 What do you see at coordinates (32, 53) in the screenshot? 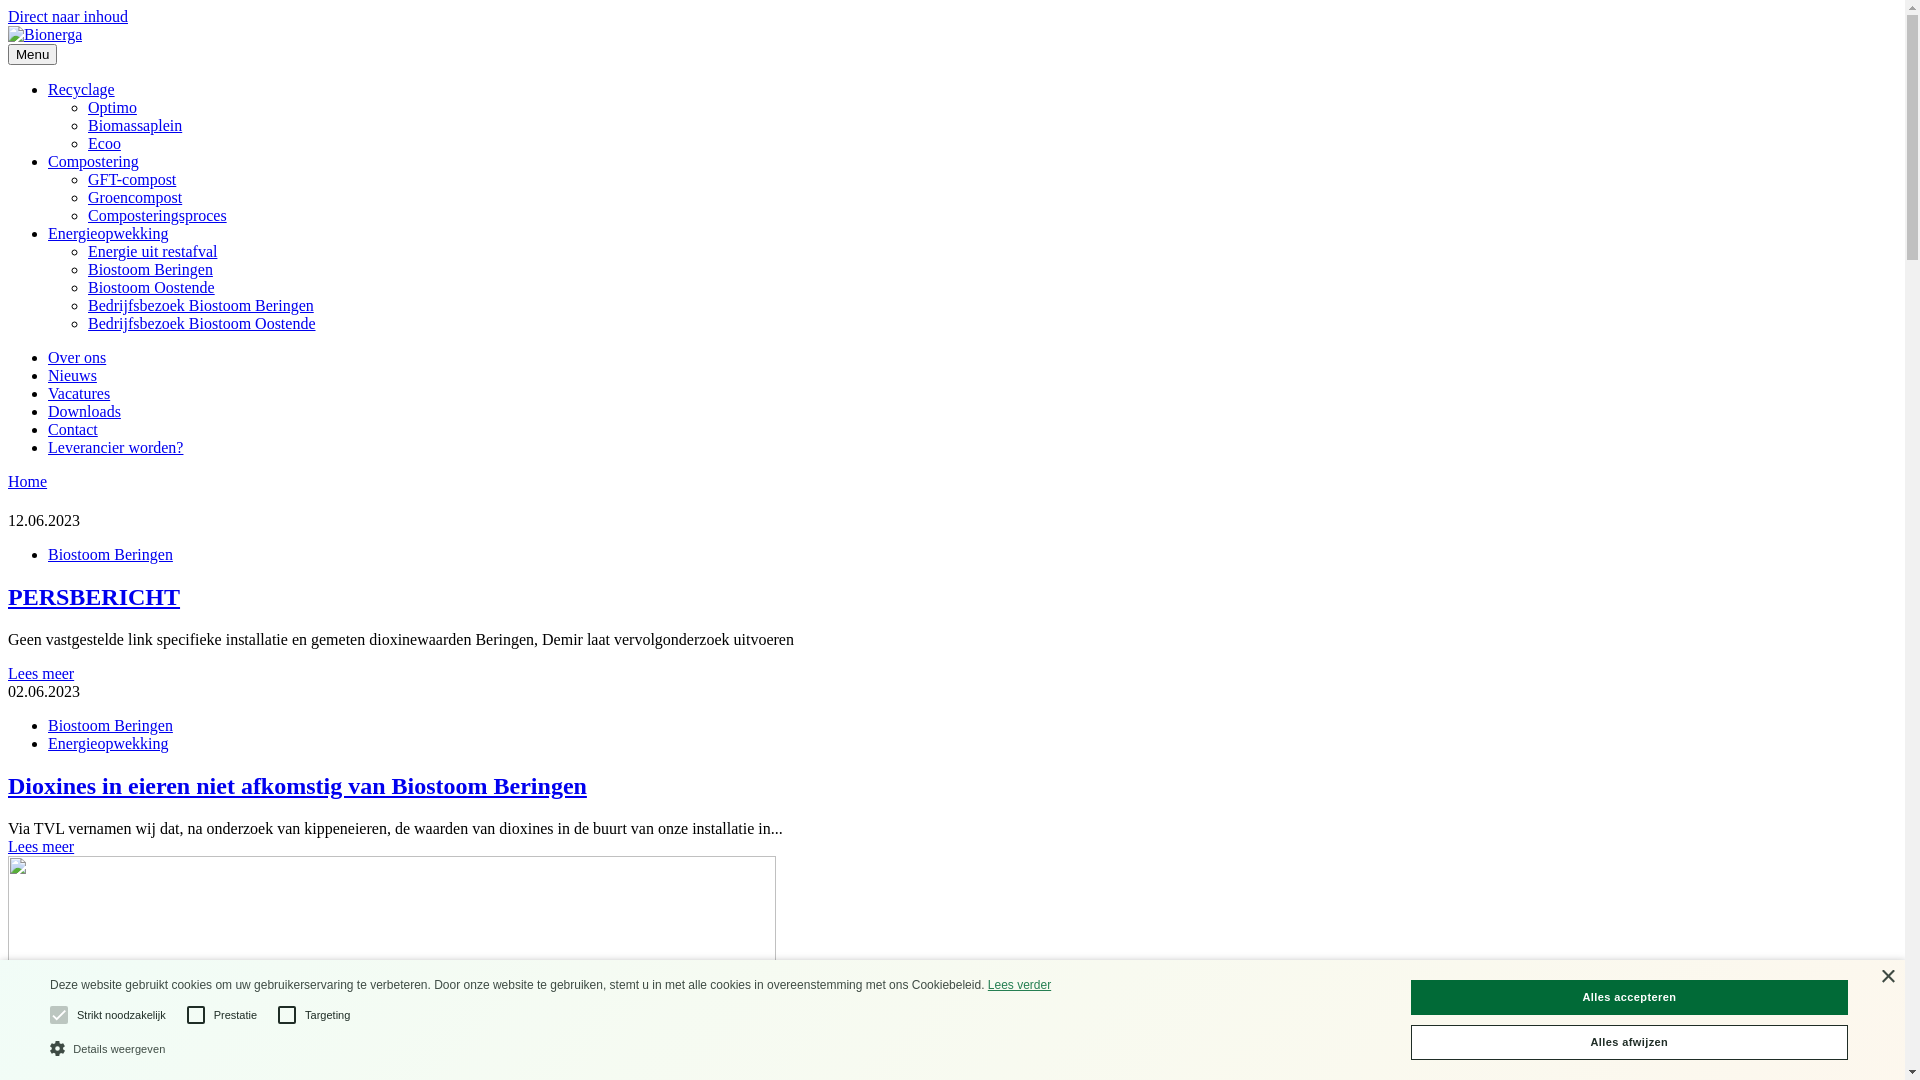
I see `'Menu'` at bounding box center [32, 53].